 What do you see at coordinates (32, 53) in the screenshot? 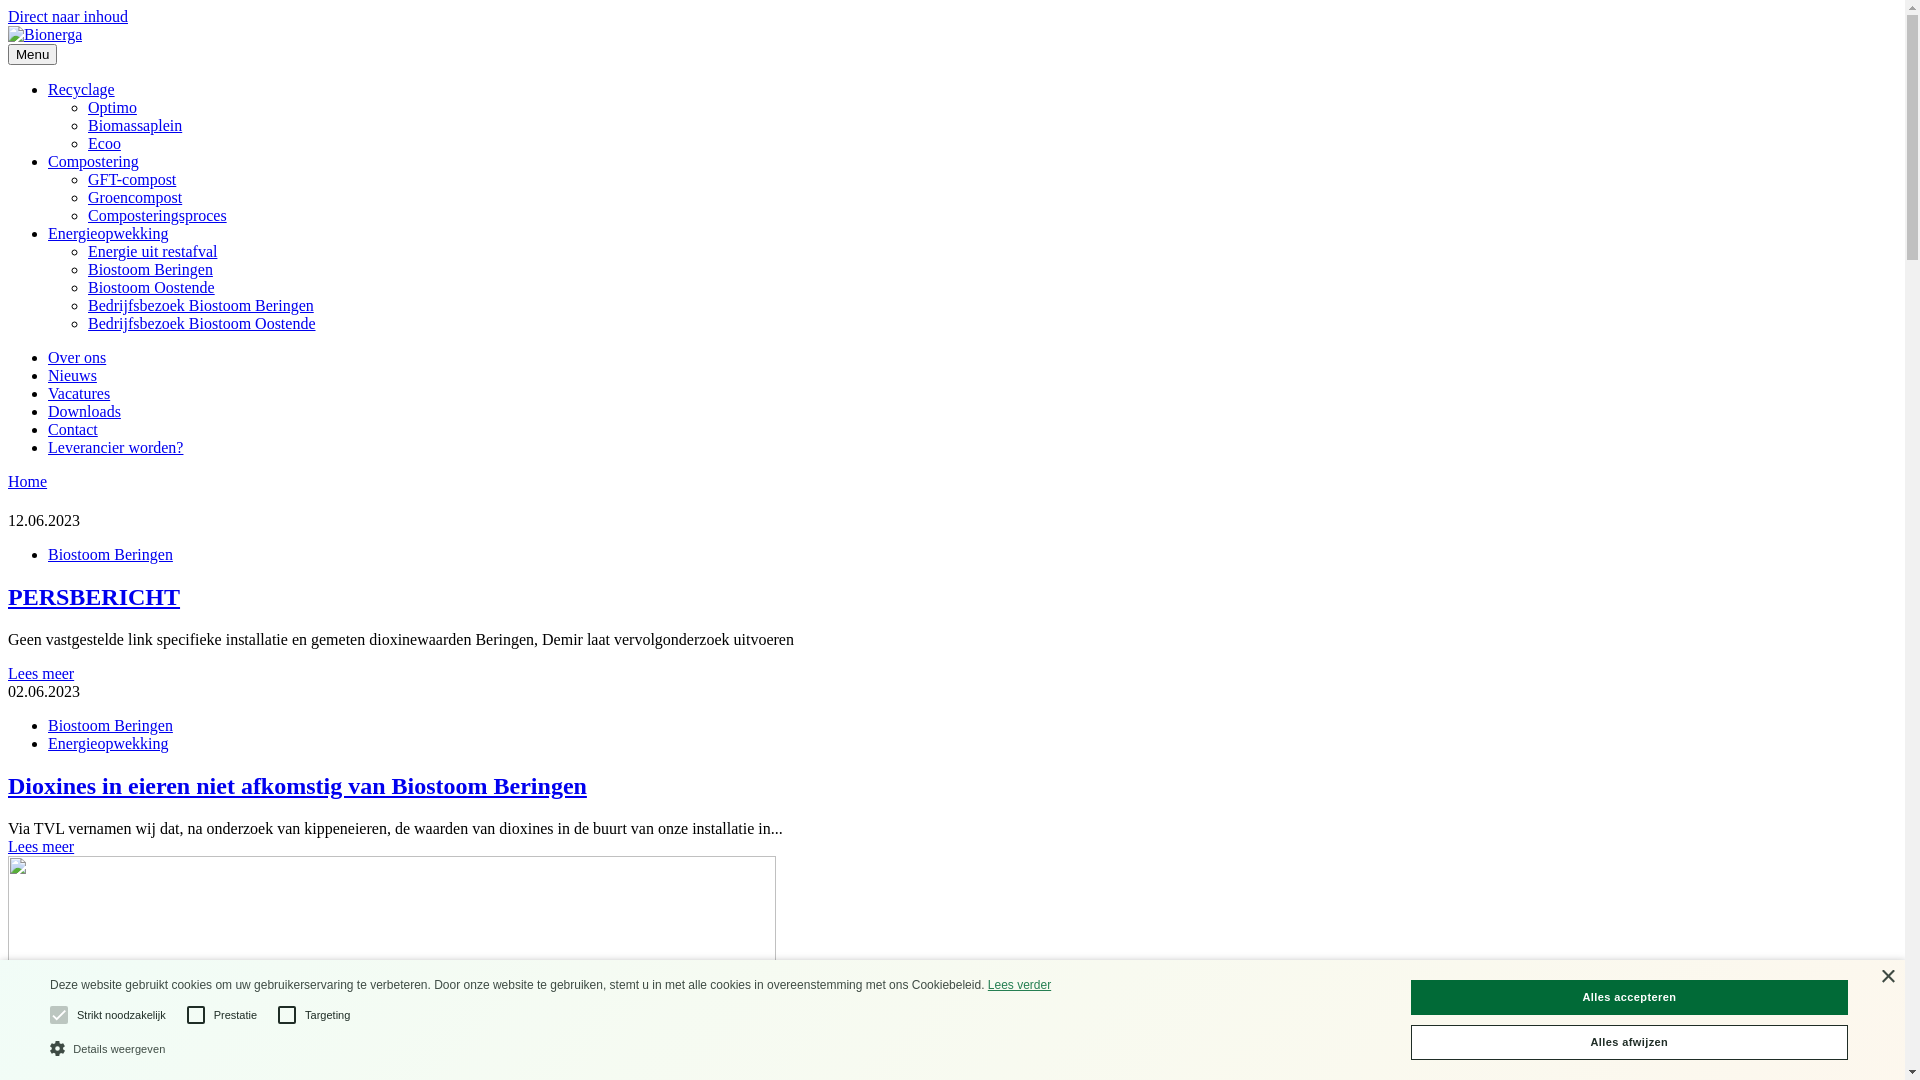
I see `'Menu'` at bounding box center [32, 53].